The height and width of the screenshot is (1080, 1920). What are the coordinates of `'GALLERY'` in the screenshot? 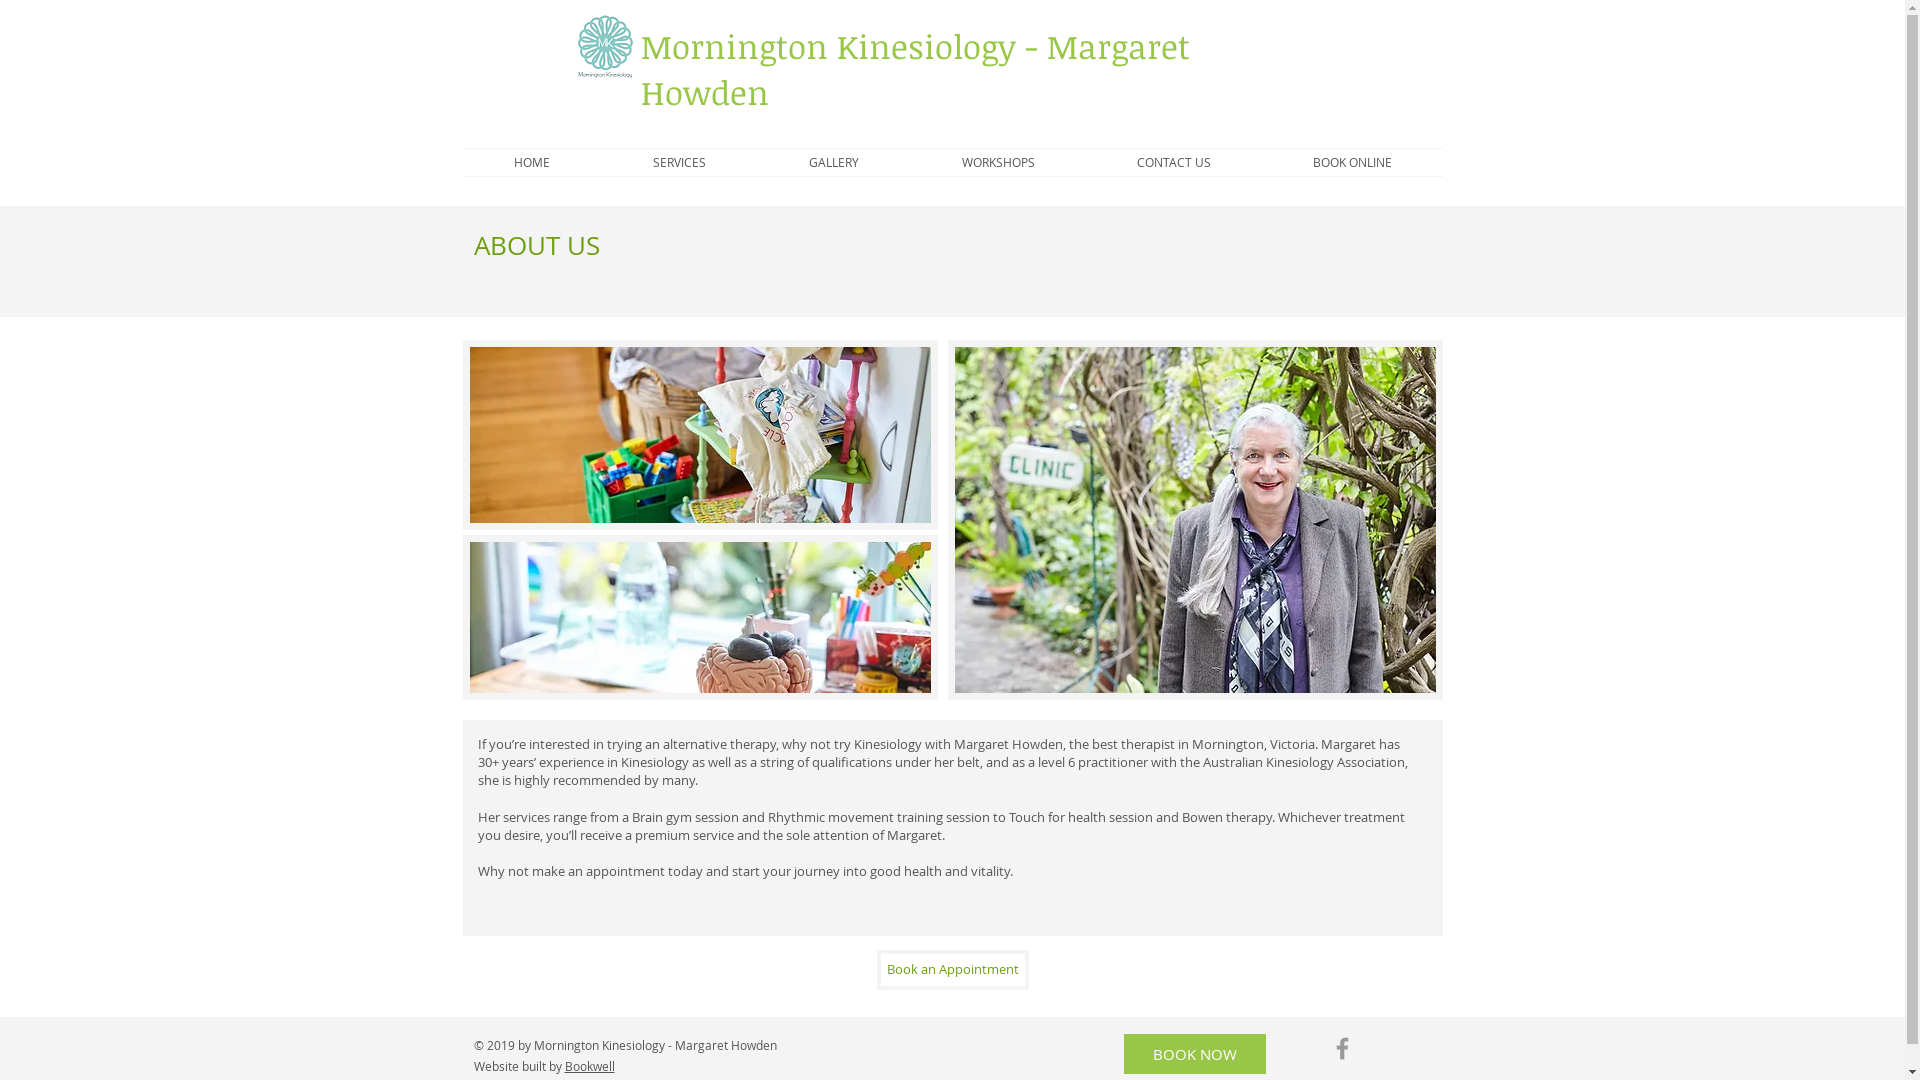 It's located at (834, 161).